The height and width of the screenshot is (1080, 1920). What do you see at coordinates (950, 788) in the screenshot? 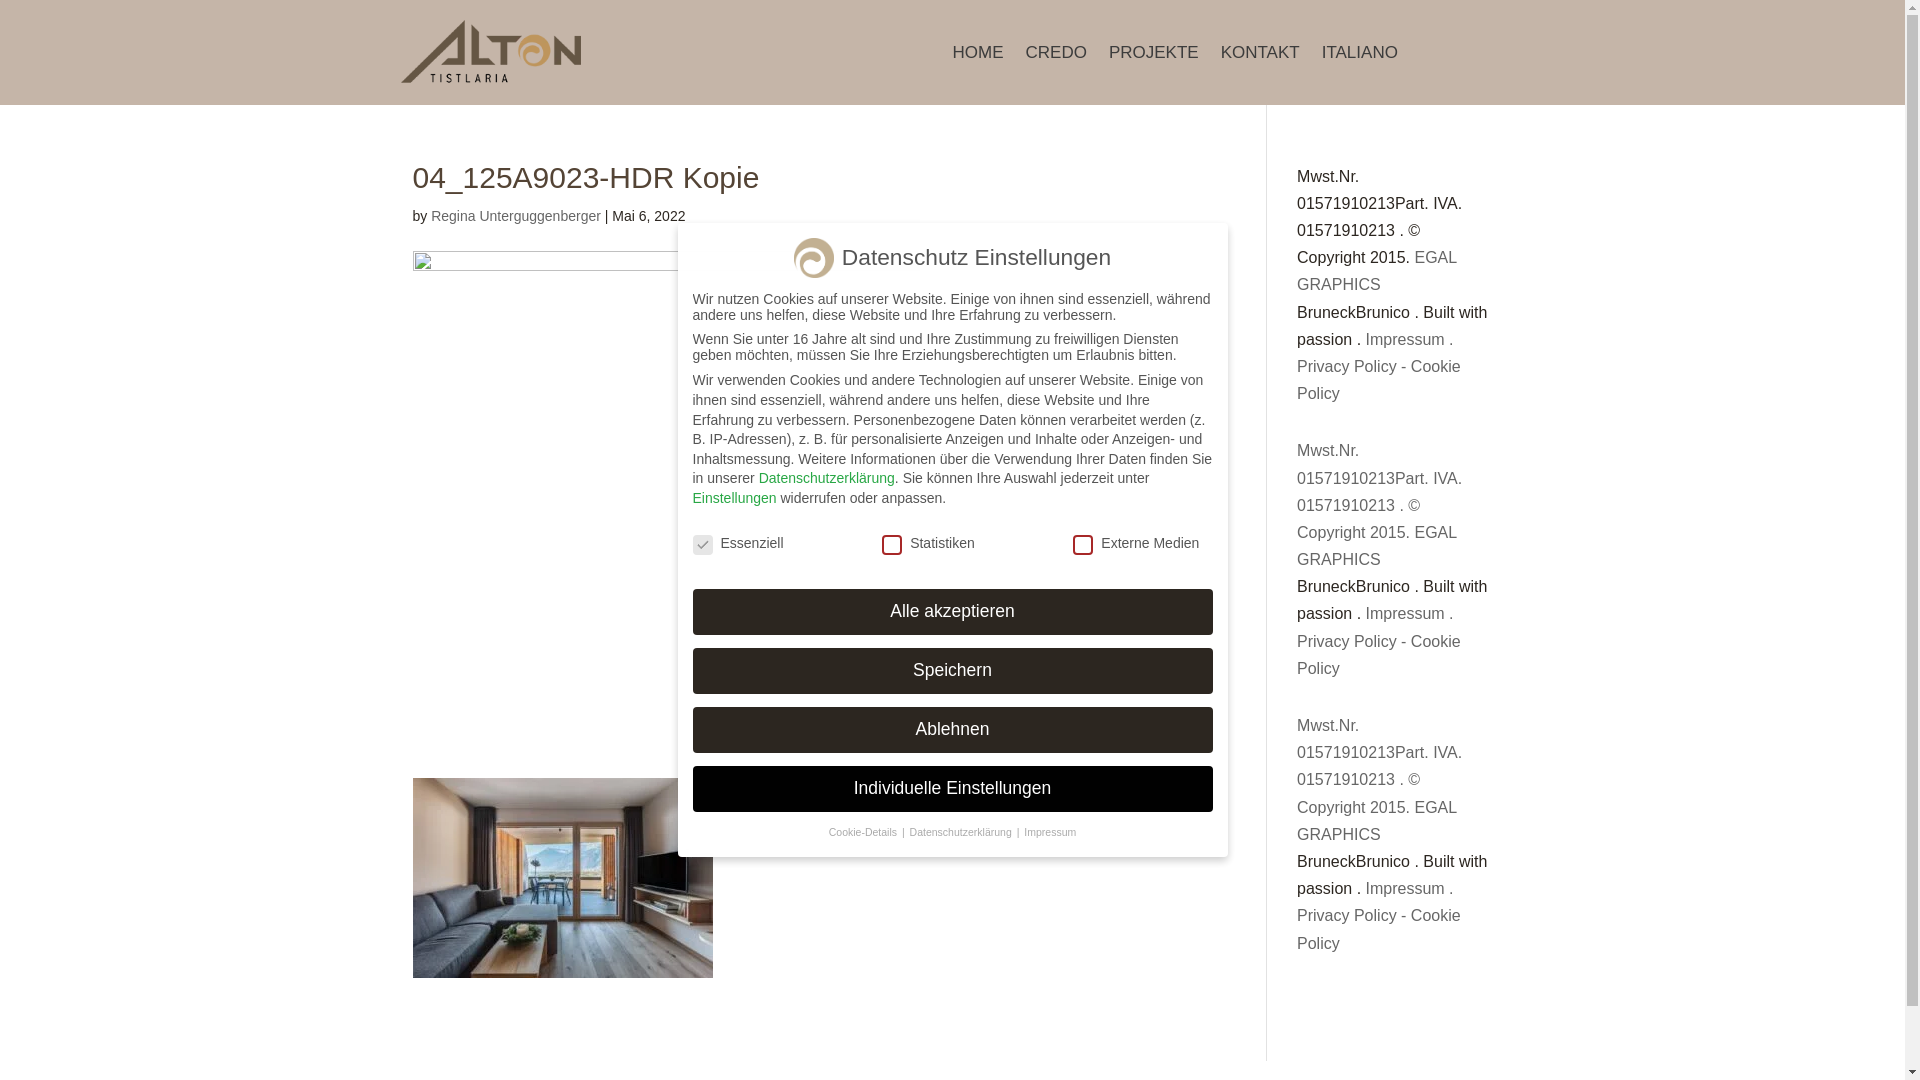
I see `'Individuelle Einstellungen'` at bounding box center [950, 788].